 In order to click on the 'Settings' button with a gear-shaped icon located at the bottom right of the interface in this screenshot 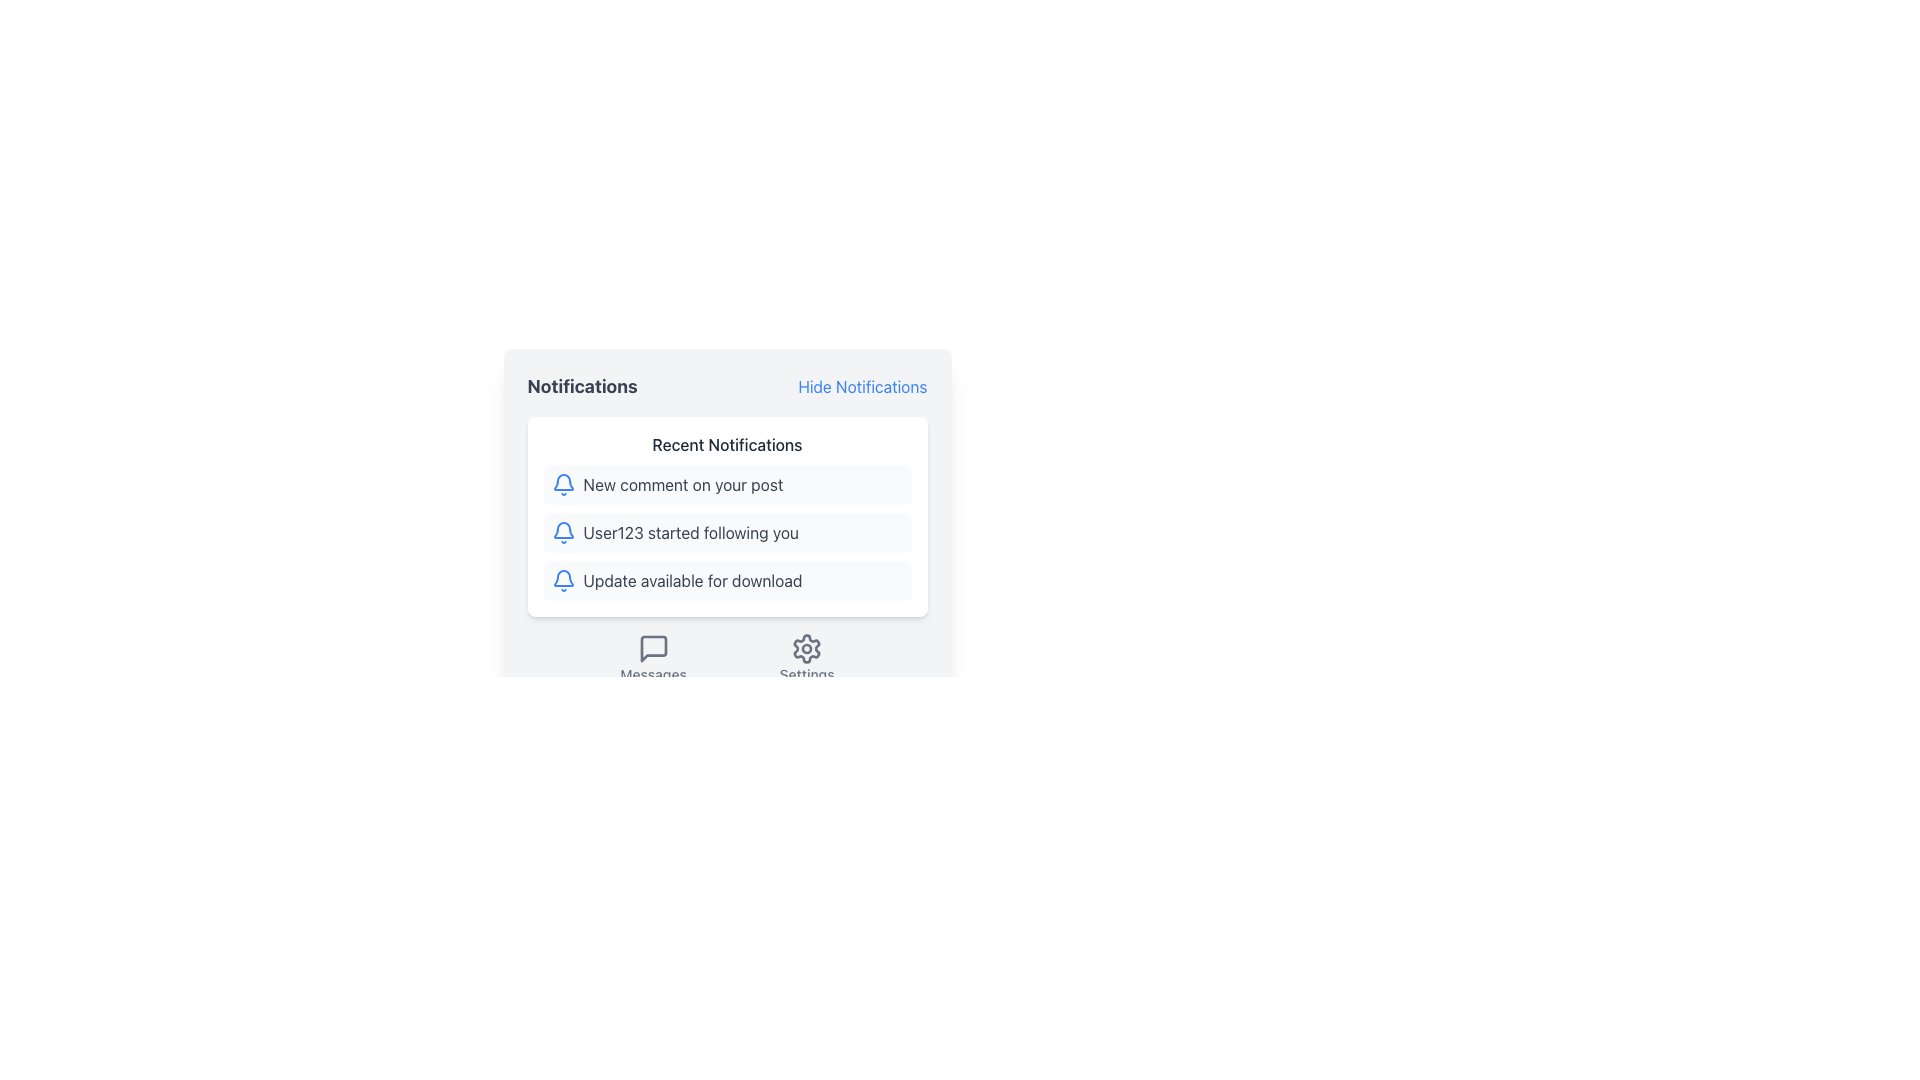, I will do `click(807, 659)`.